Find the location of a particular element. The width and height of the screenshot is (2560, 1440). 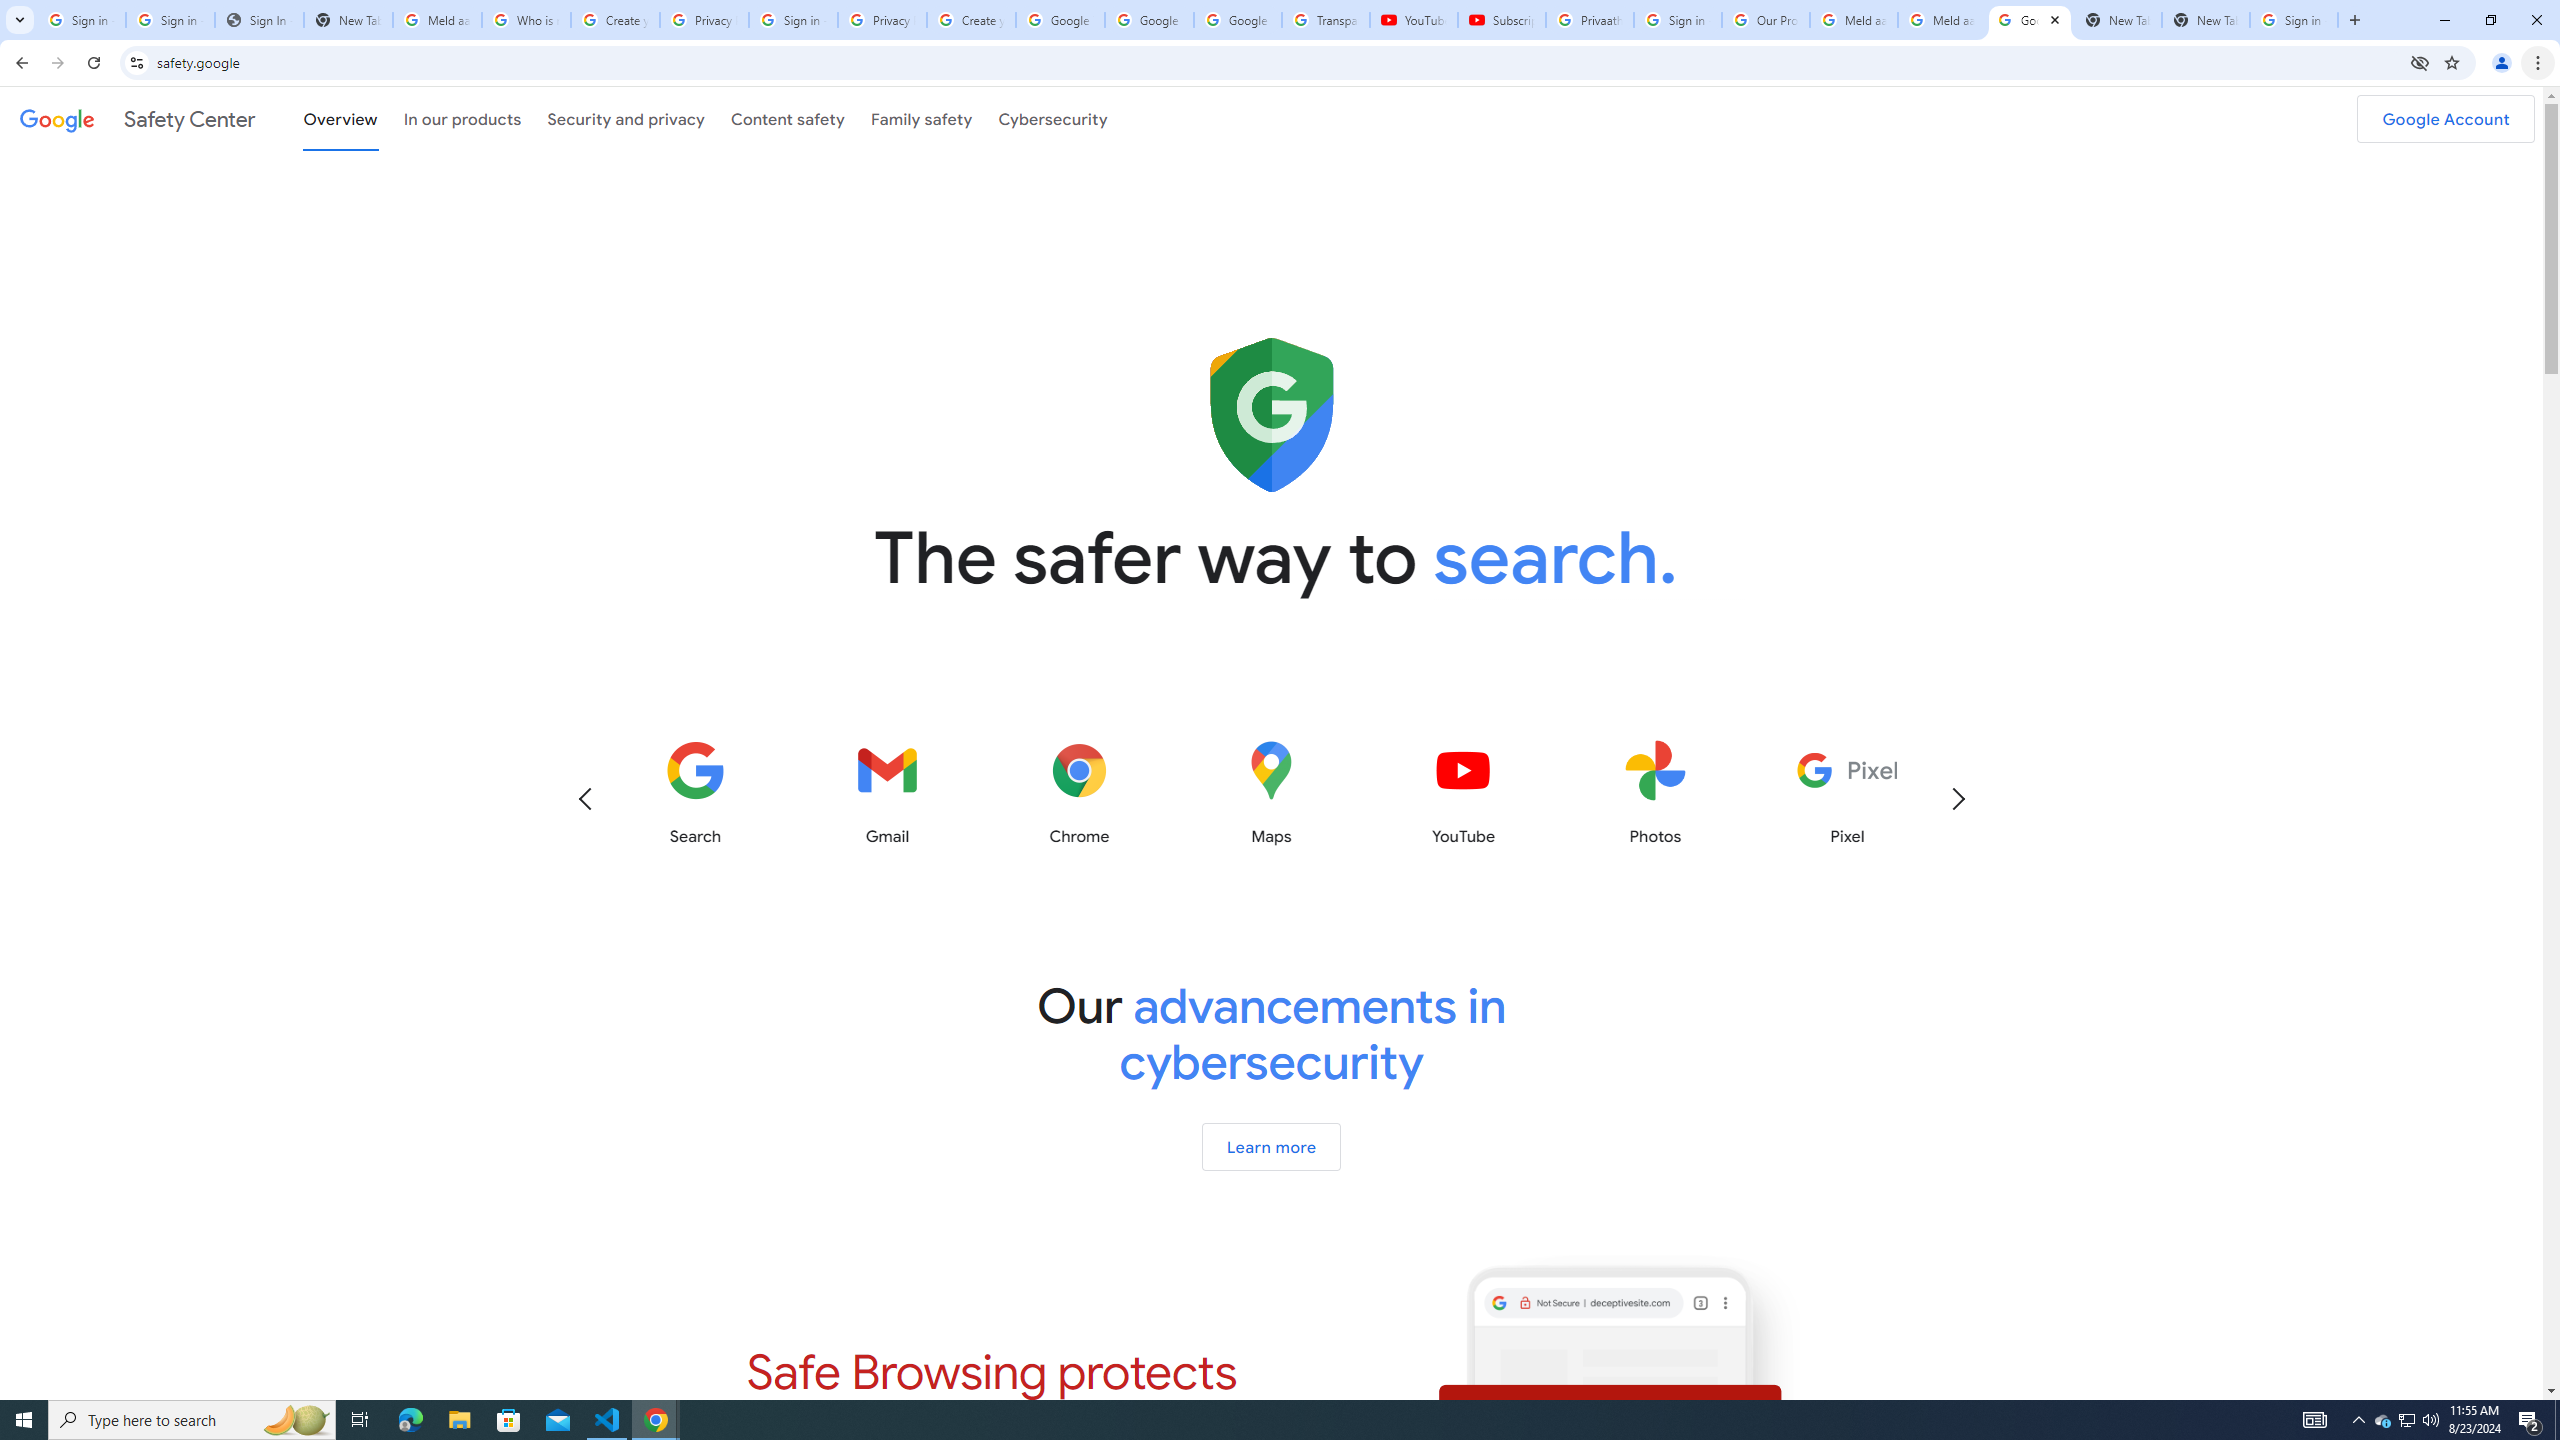

'Previous' is located at coordinates (583, 797).